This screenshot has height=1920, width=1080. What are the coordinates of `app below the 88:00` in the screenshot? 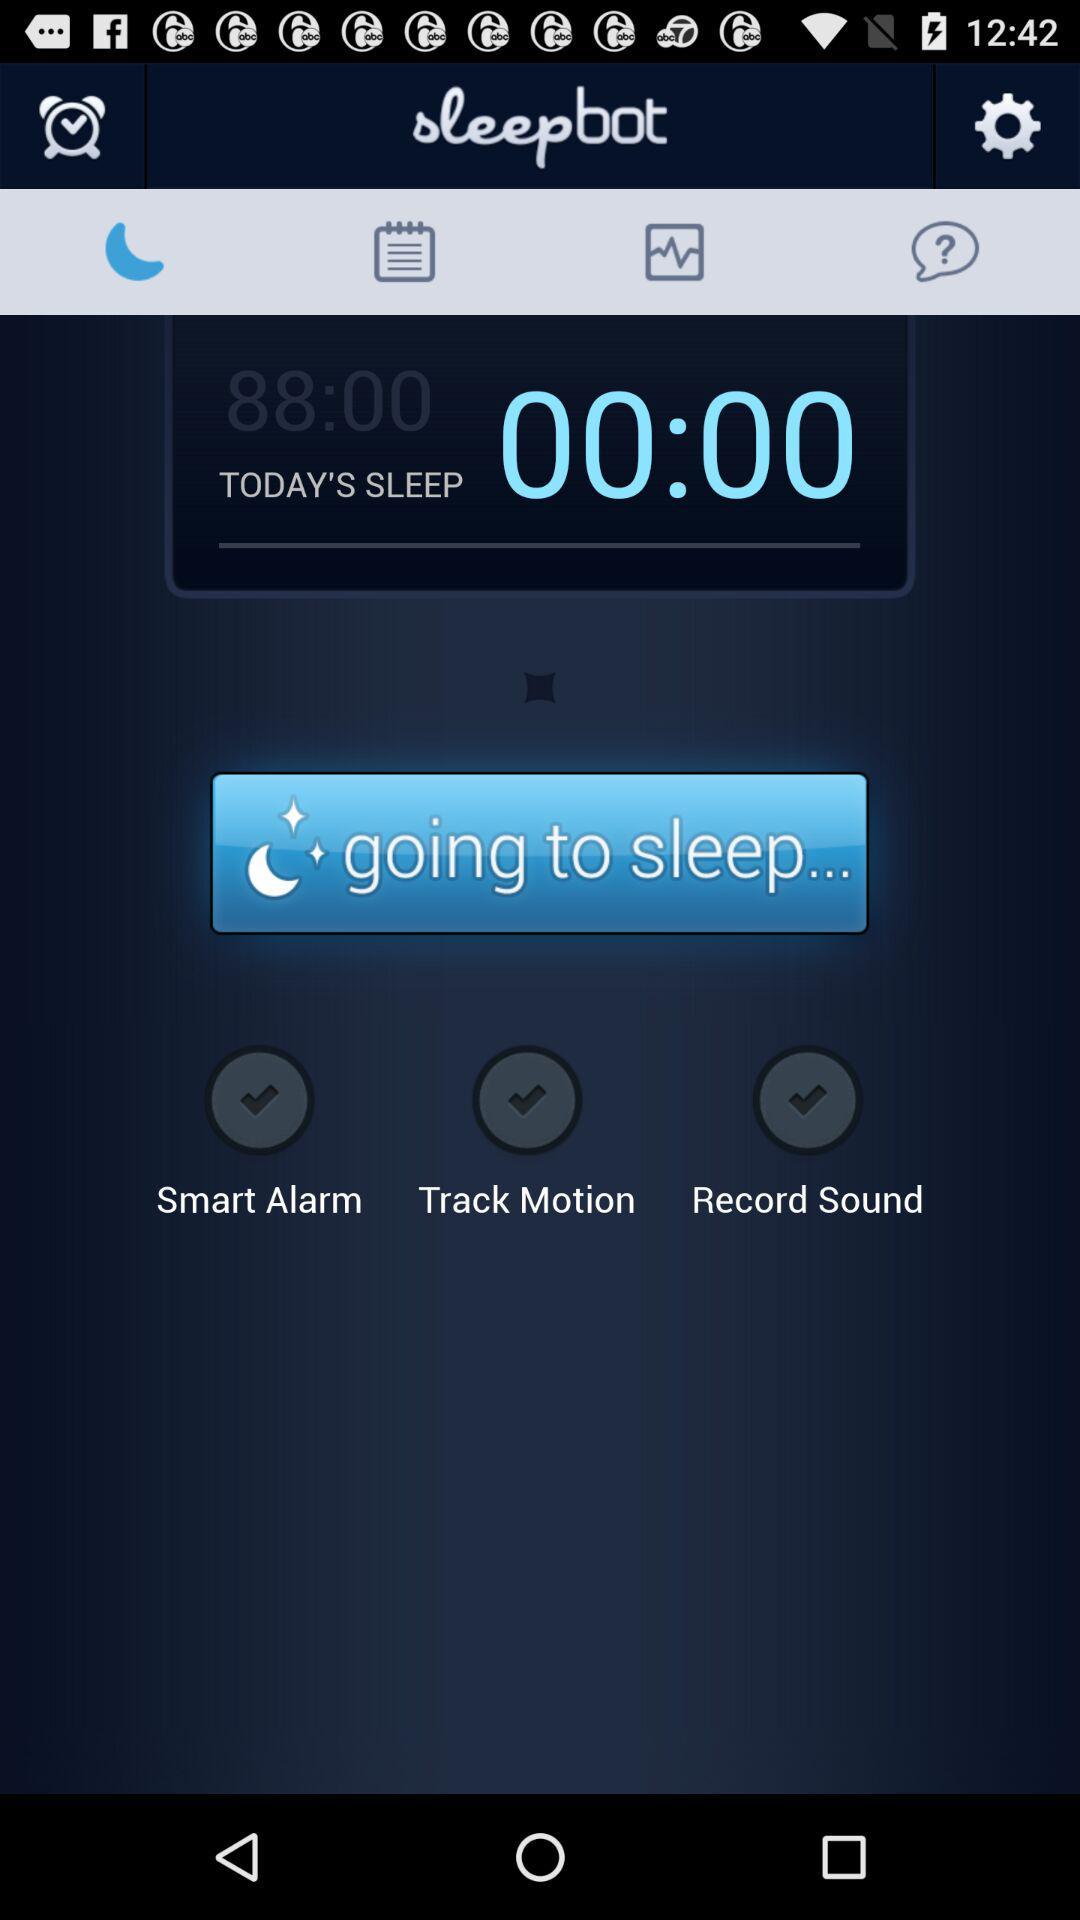 It's located at (356, 483).